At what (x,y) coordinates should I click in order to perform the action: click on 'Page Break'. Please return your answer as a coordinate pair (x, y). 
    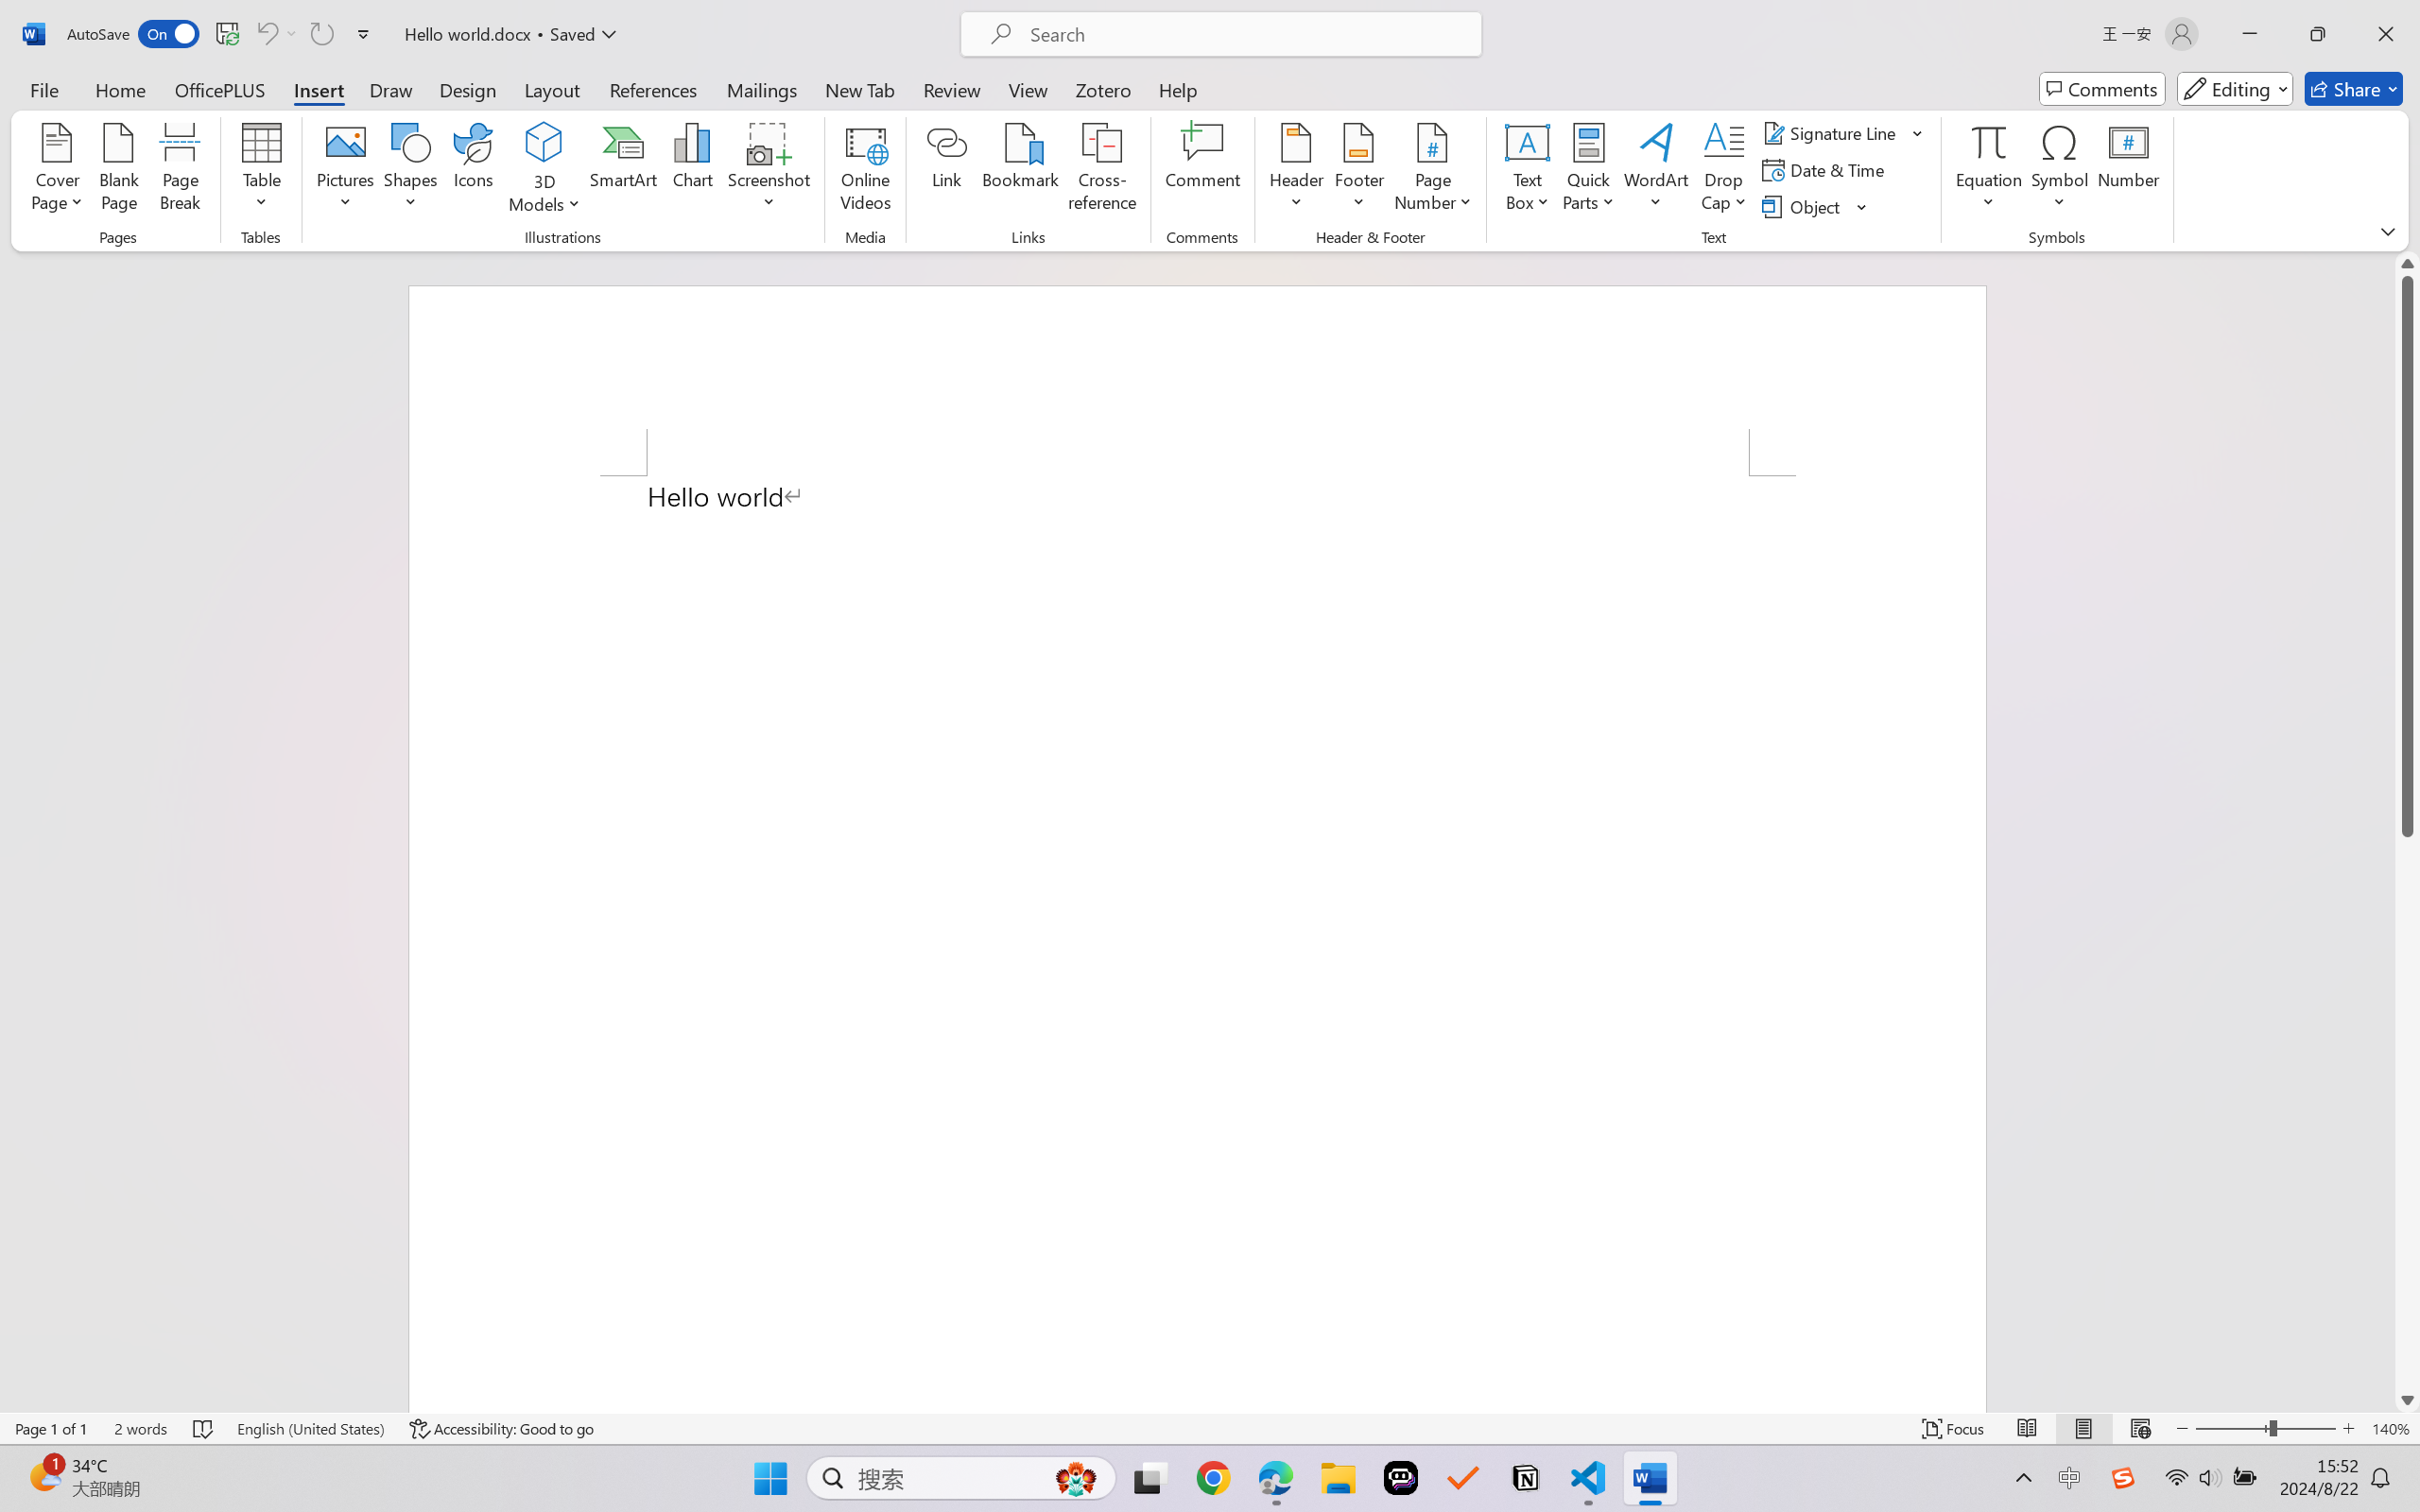
    Looking at the image, I should click on (180, 170).